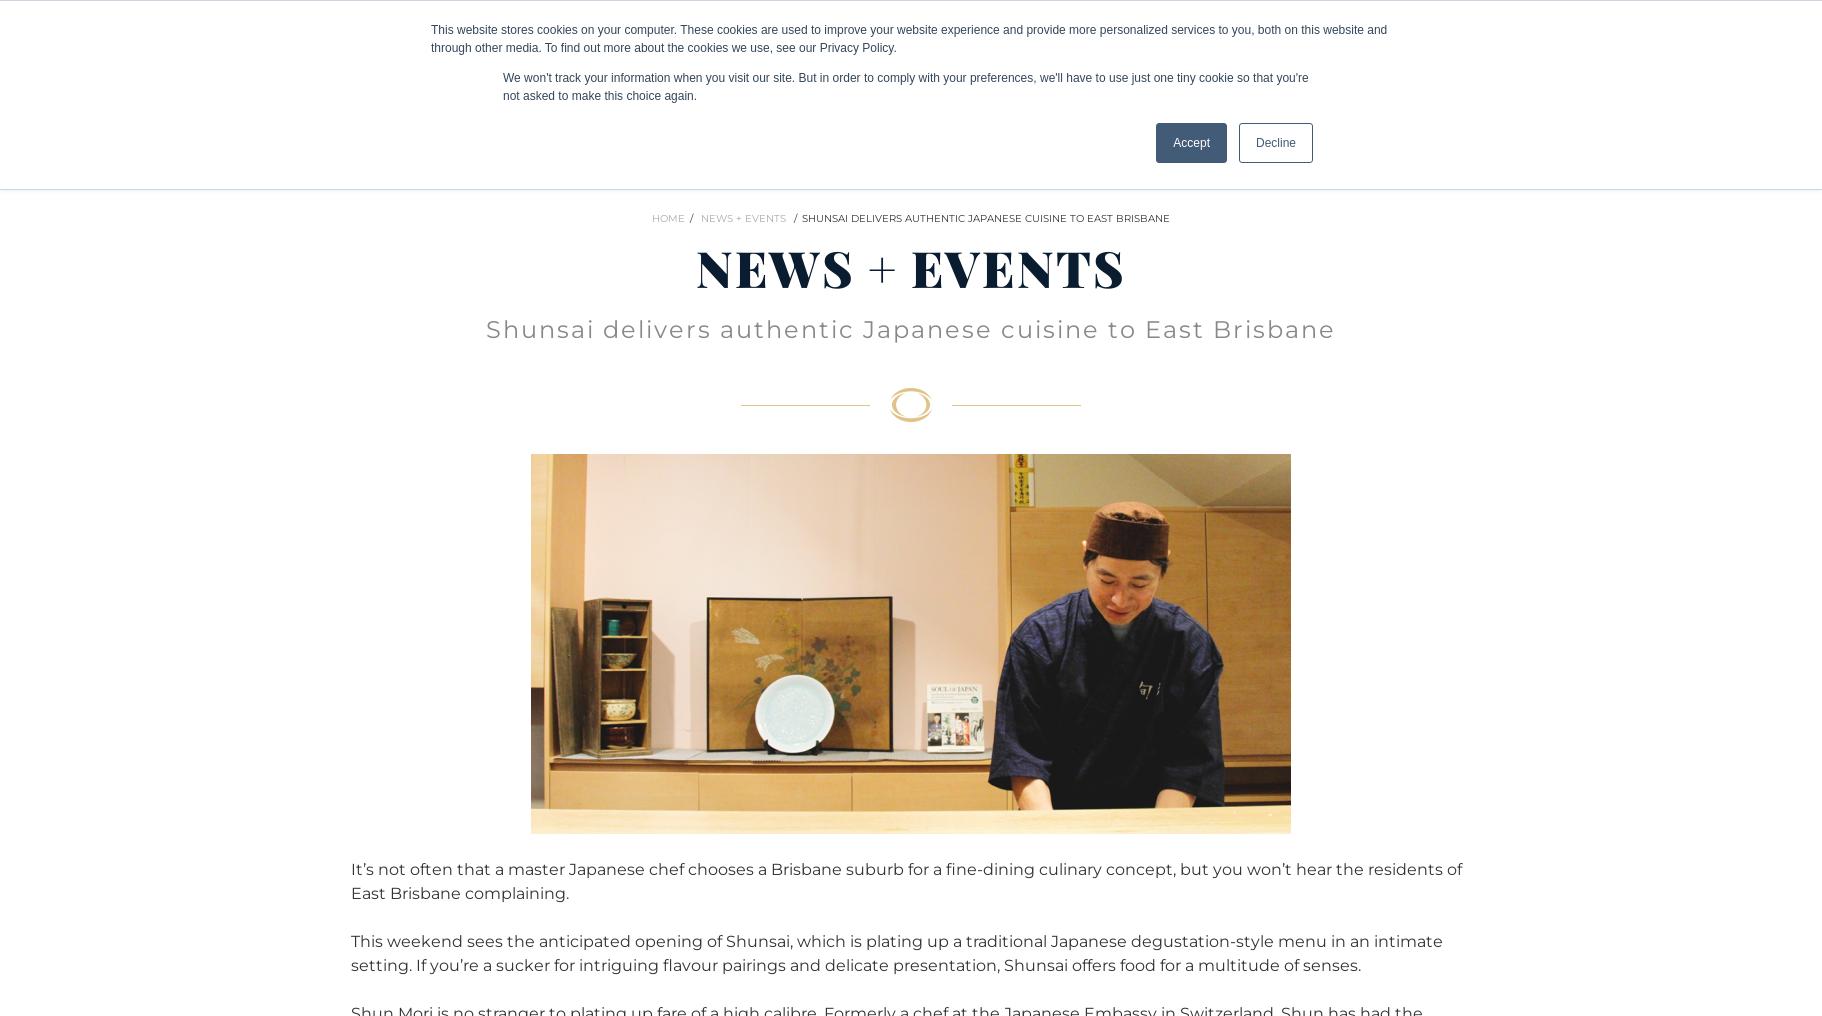 This screenshot has height=1016, width=1822. What do you see at coordinates (896, 951) in the screenshot?
I see `'This weekend sees the anticipated opening of Shunsai, which is plating up a traditional Japanese degustation-style menu in an intimate setting. If you’re a sucker for intriguing flavour pairings and delicate presentation, Shunsai offers food for a multitude of senses.'` at bounding box center [896, 951].